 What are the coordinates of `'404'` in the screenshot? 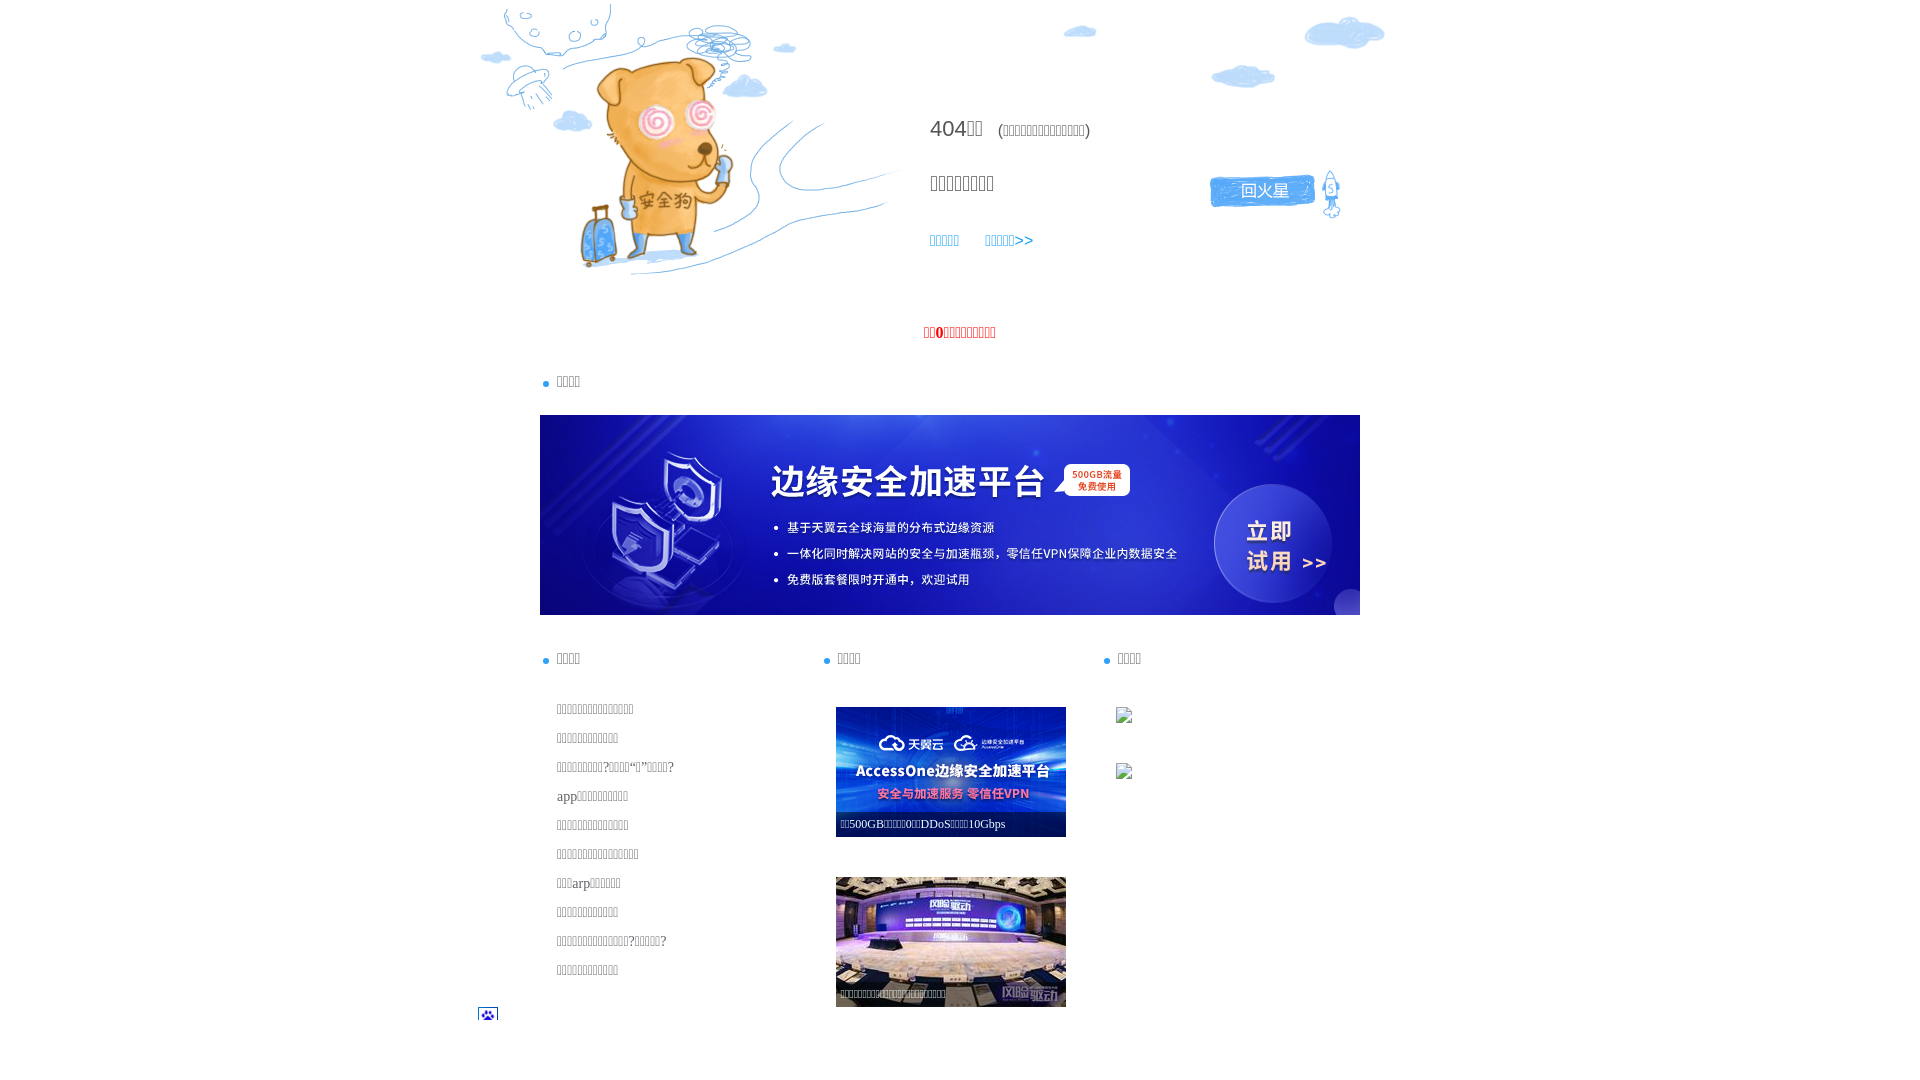 It's located at (947, 128).